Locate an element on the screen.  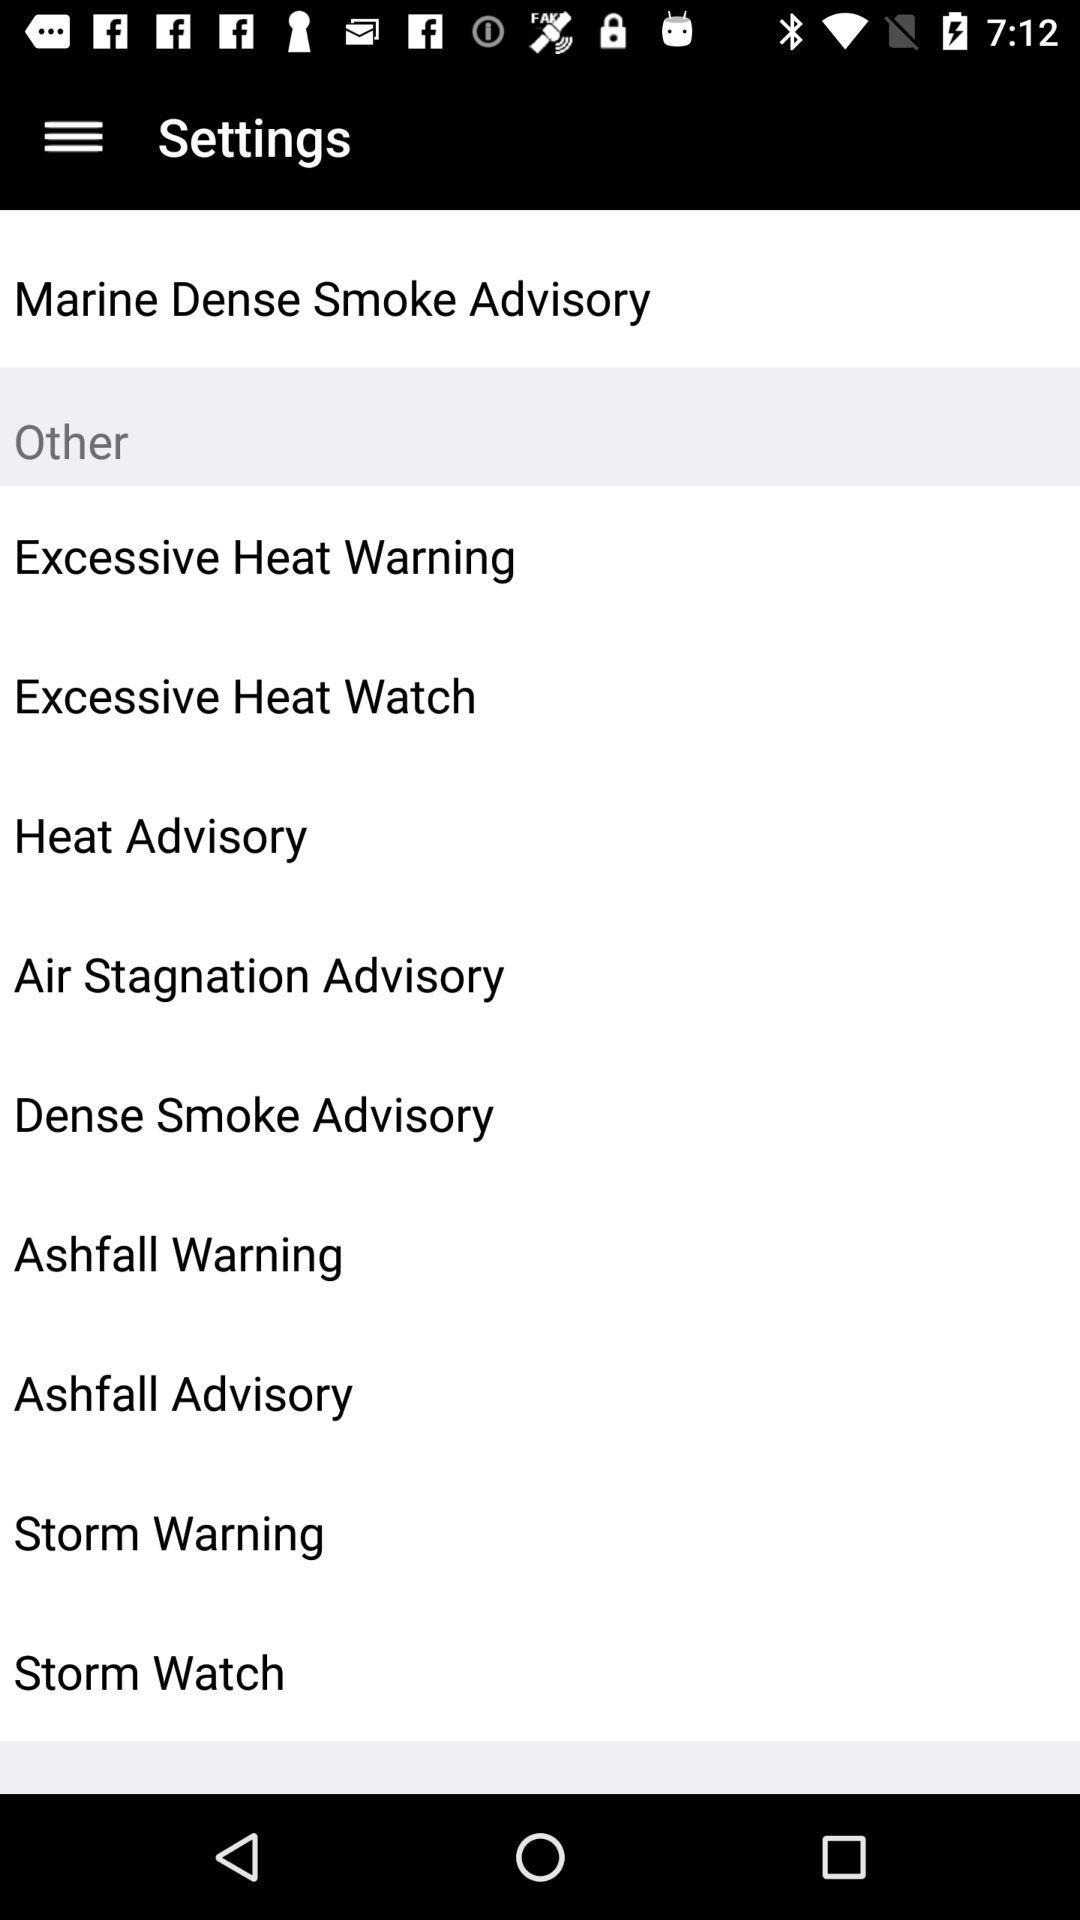
item next to the dense smoke advisory item is located at coordinates (1017, 1112).